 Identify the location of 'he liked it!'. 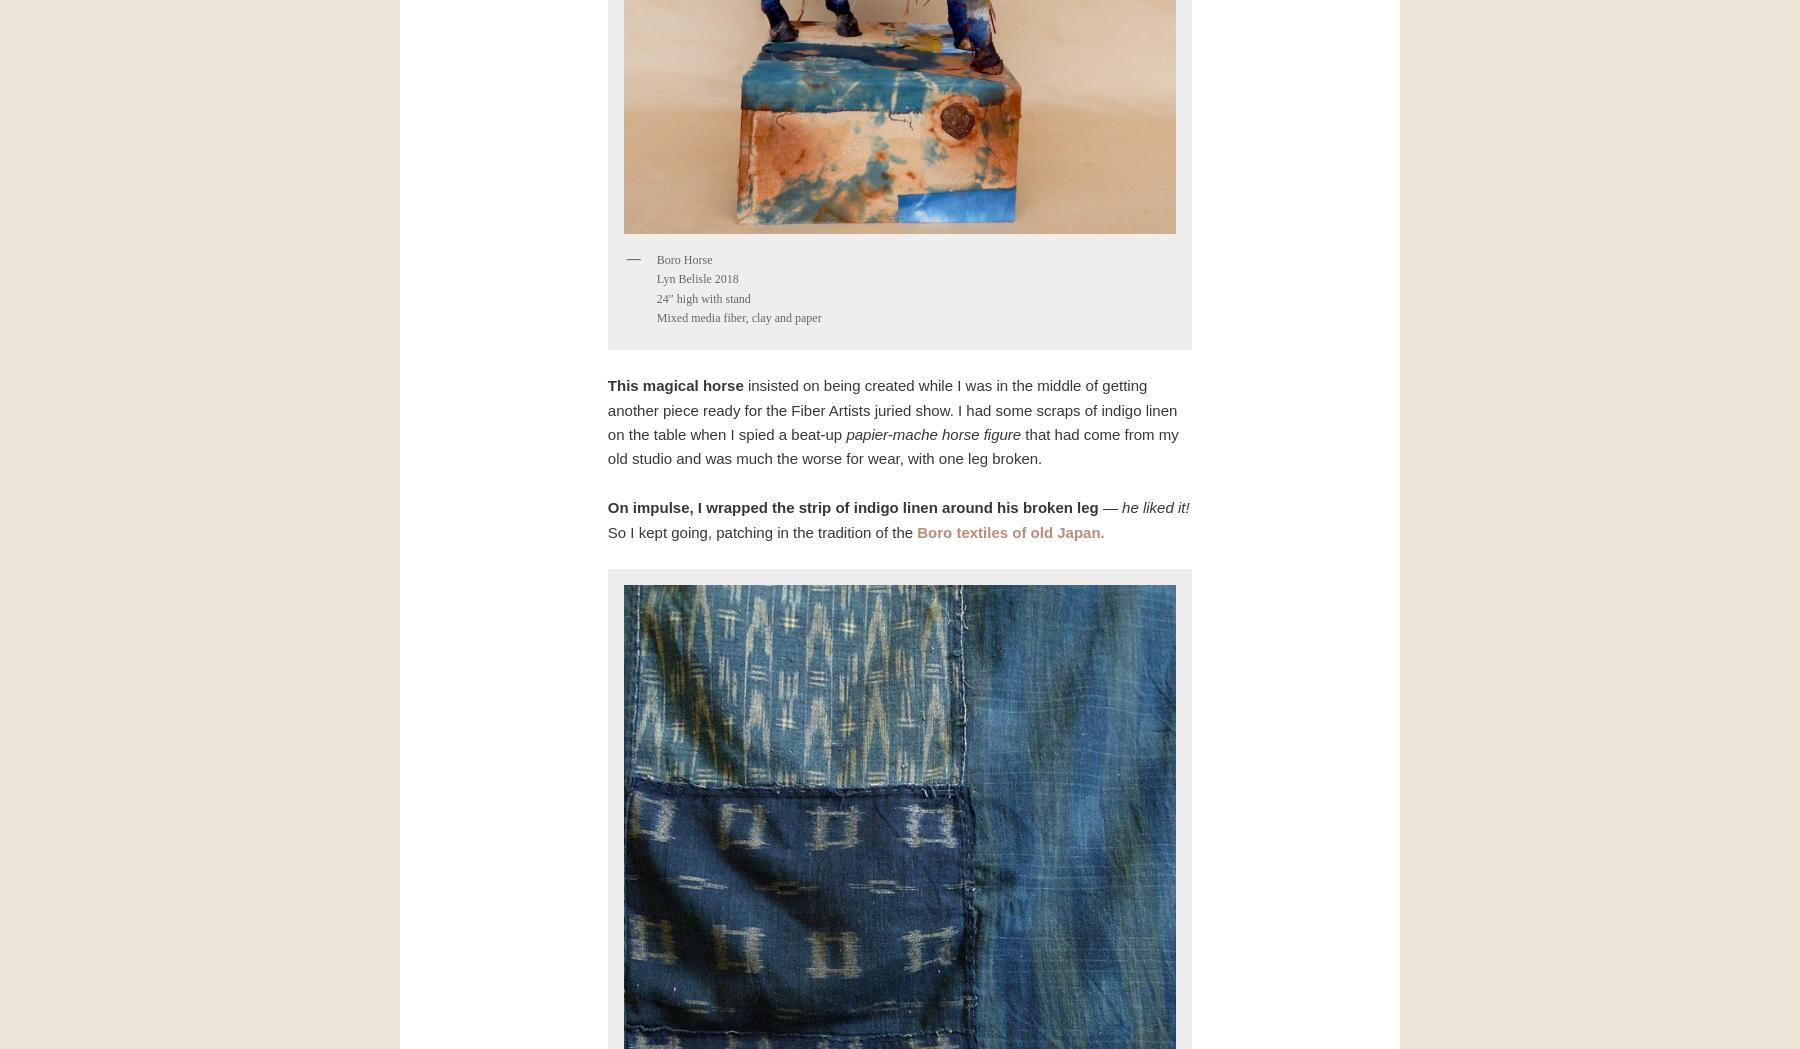
(1154, 506).